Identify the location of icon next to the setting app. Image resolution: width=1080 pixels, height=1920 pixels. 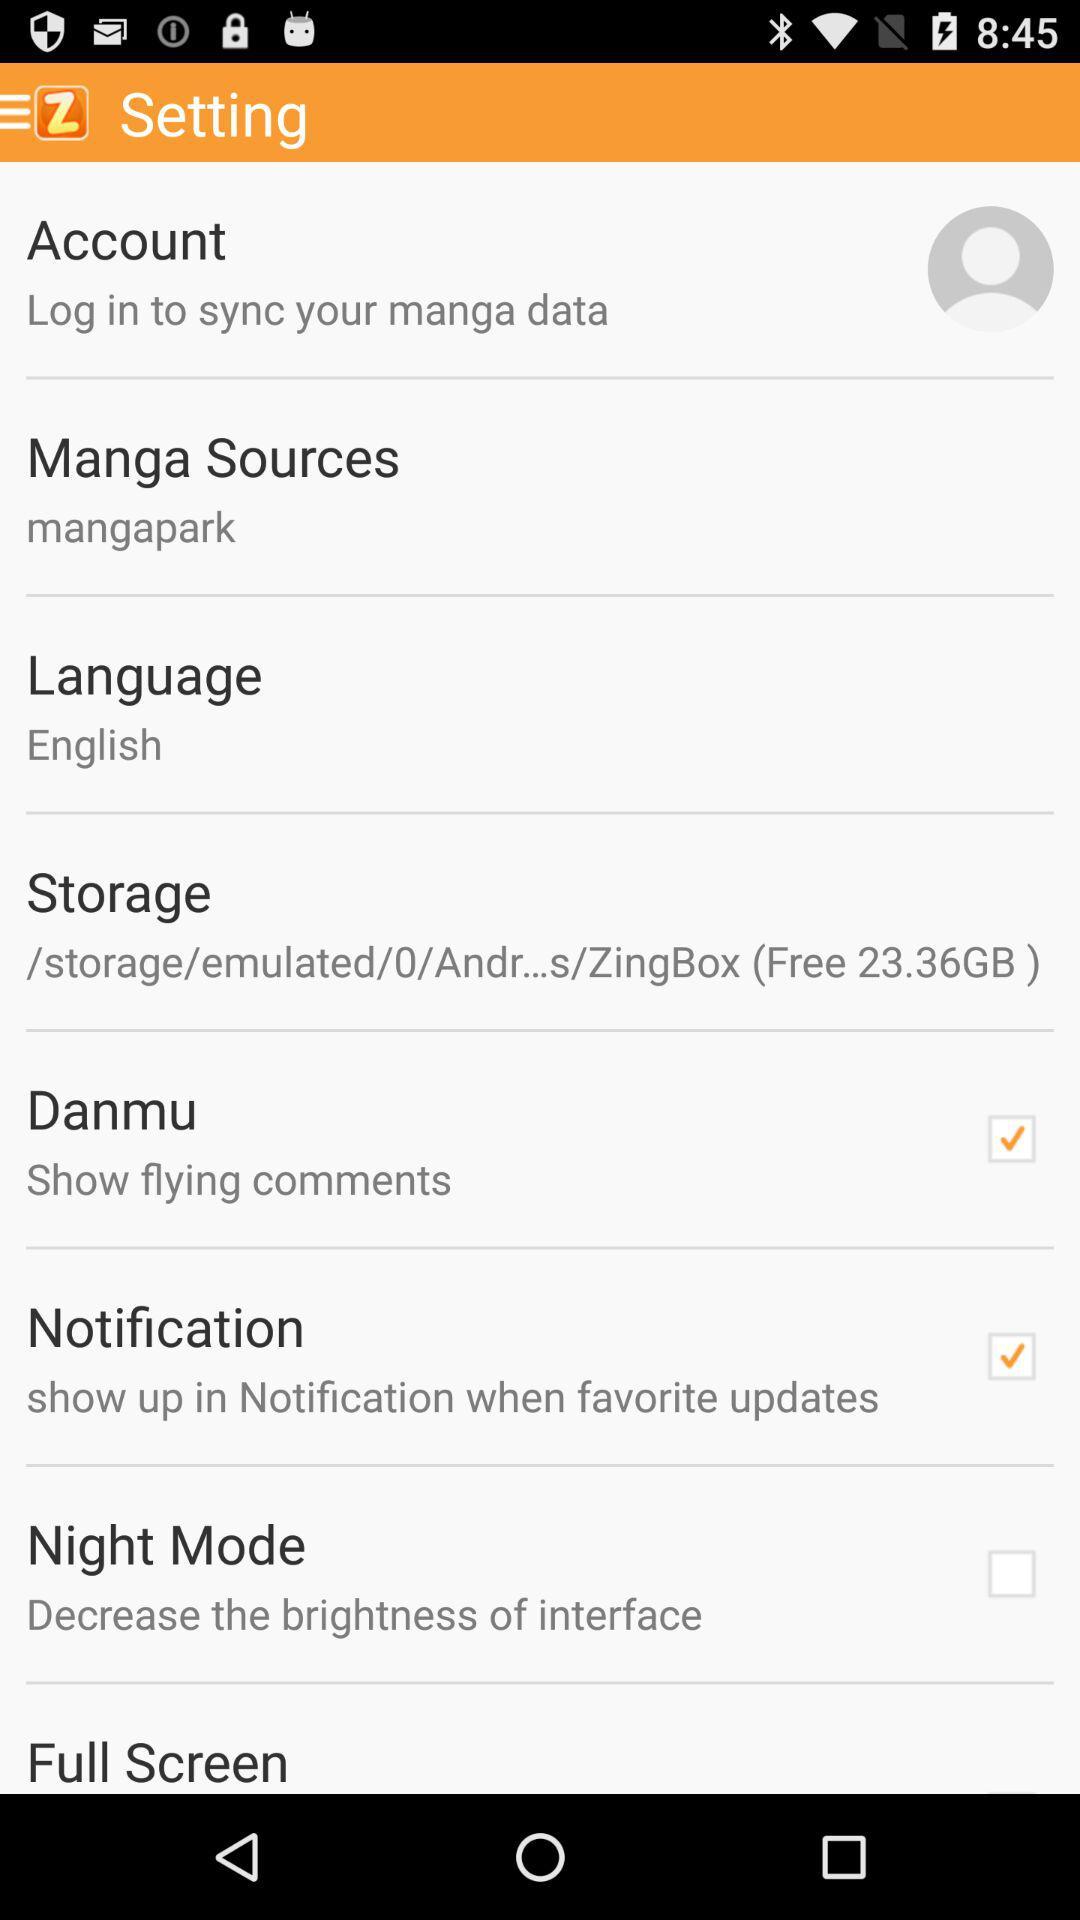
(51, 111).